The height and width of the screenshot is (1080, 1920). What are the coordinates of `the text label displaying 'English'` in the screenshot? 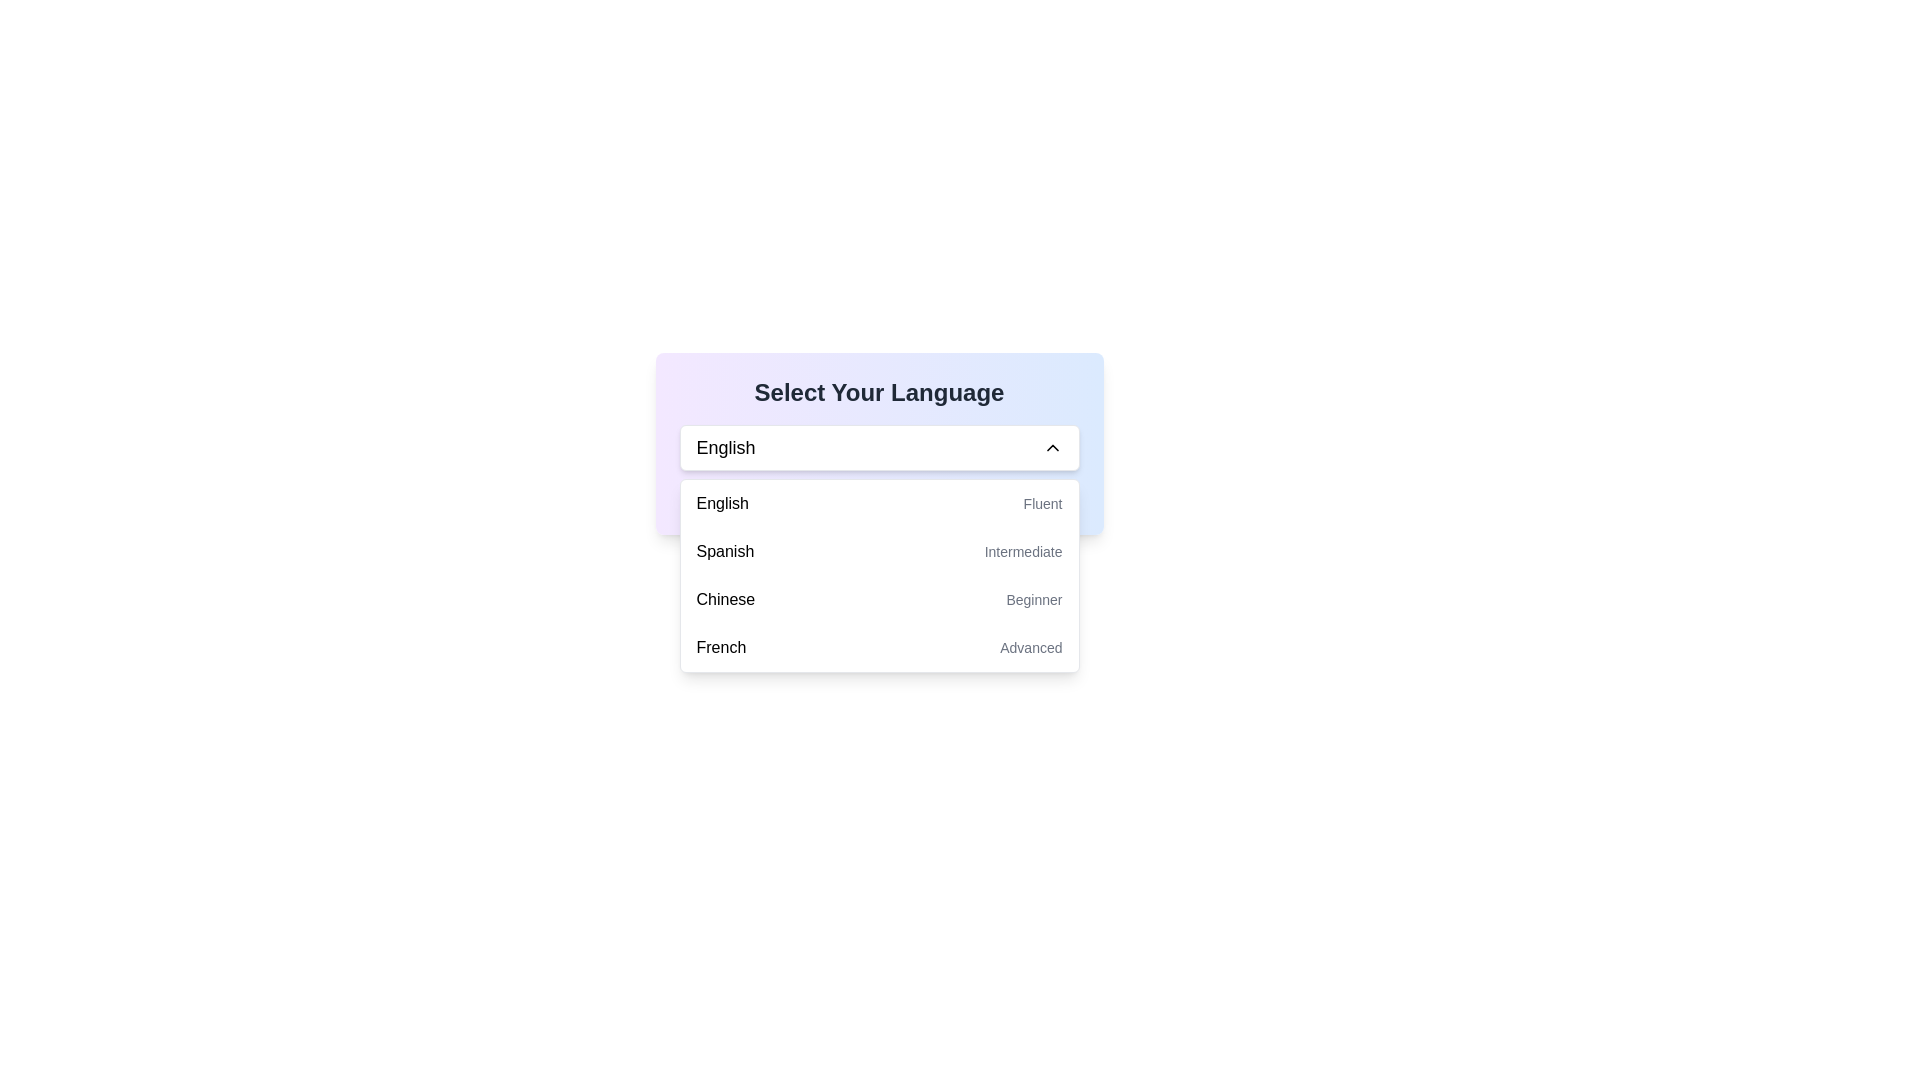 It's located at (720, 503).